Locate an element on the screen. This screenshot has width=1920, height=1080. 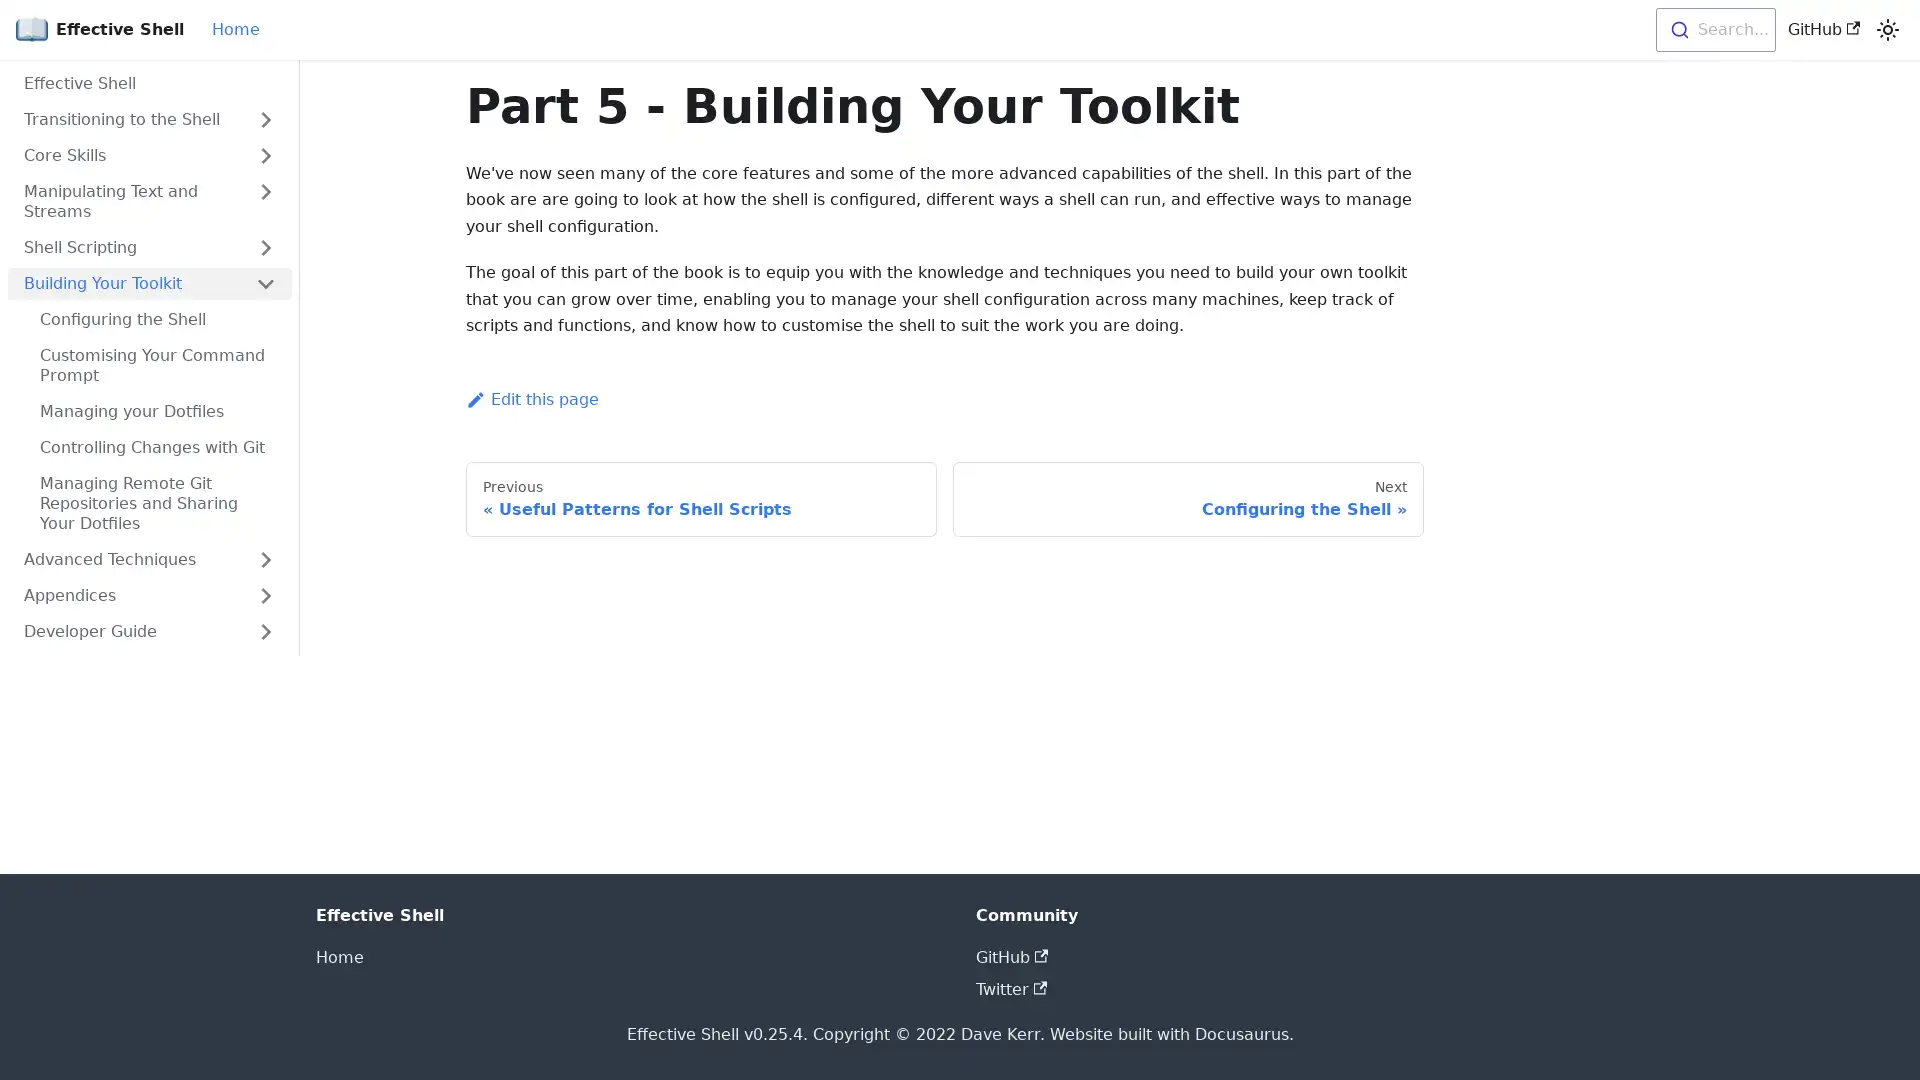
Toggle the collapsible sidebar category 'Building Your Toolkit' is located at coordinates (264, 284).